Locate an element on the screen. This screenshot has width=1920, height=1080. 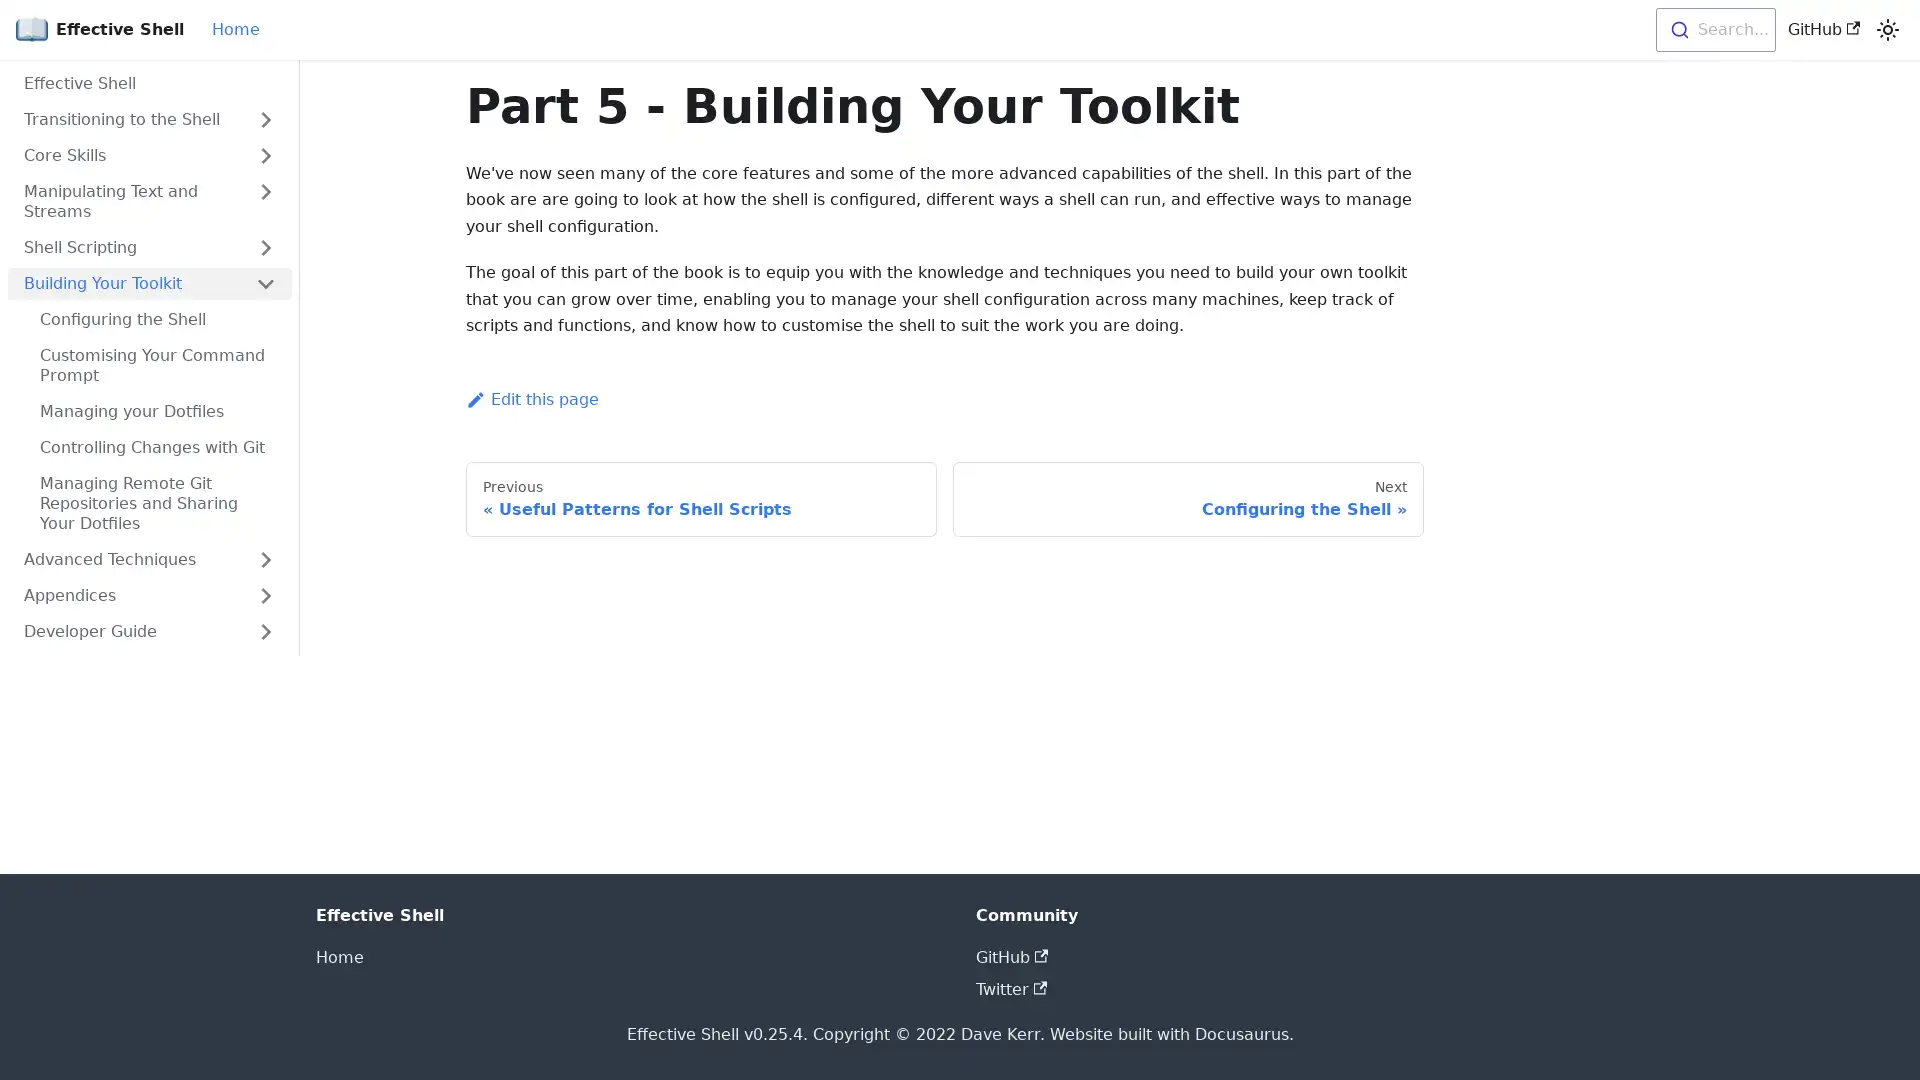
Toggle the collapsible sidebar category 'Building Your Toolkit' is located at coordinates (264, 284).